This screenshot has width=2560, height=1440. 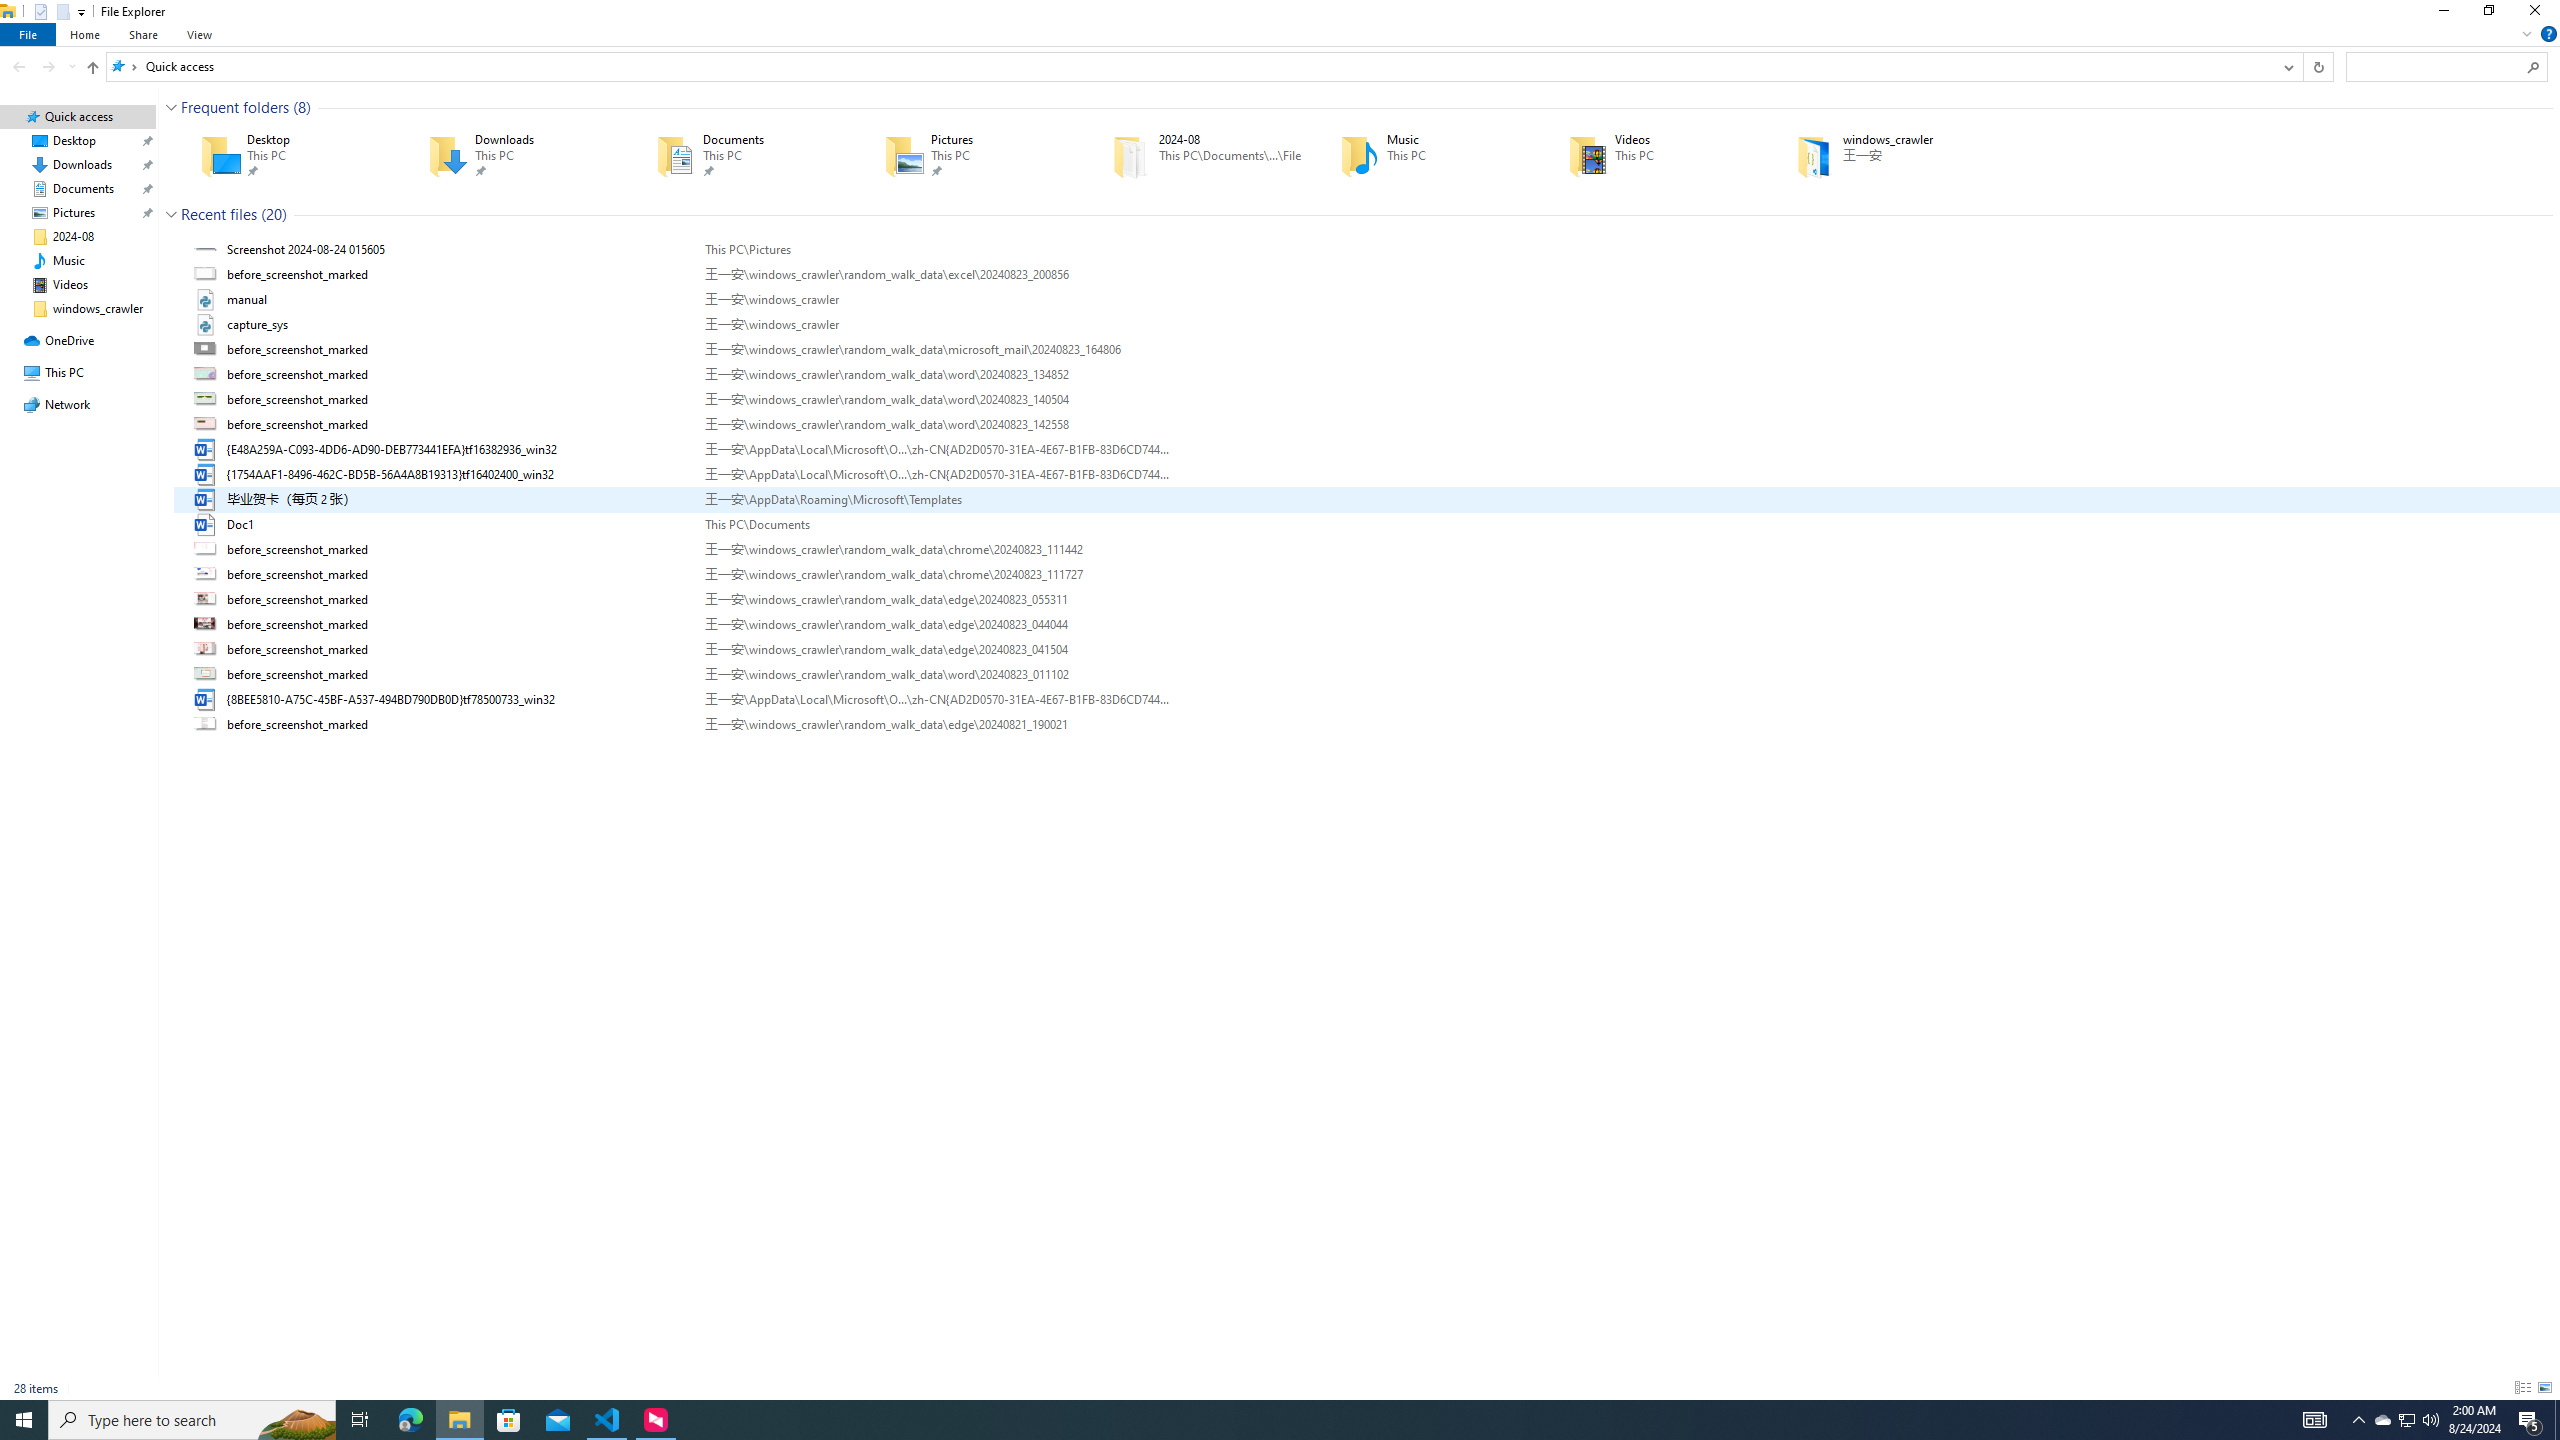 What do you see at coordinates (142, 34) in the screenshot?
I see `'Share'` at bounding box center [142, 34].